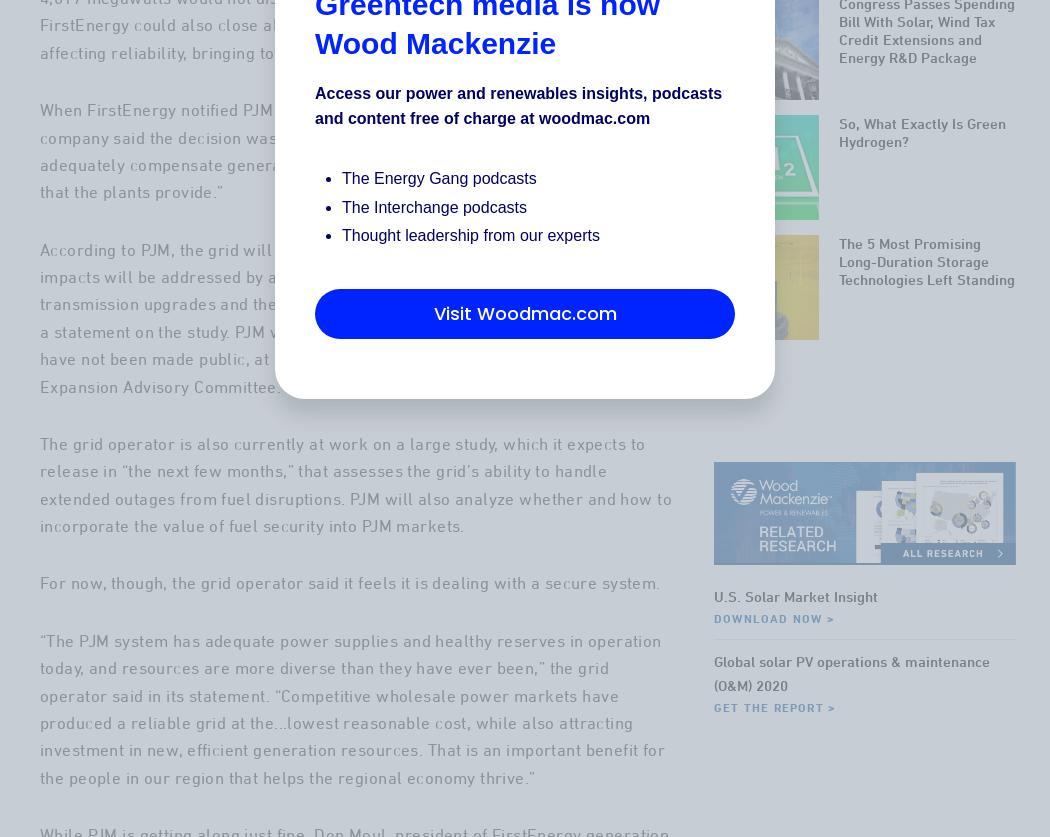  What do you see at coordinates (888, 44) in the screenshot?
I see `'MOST COMMENTS'` at bounding box center [888, 44].